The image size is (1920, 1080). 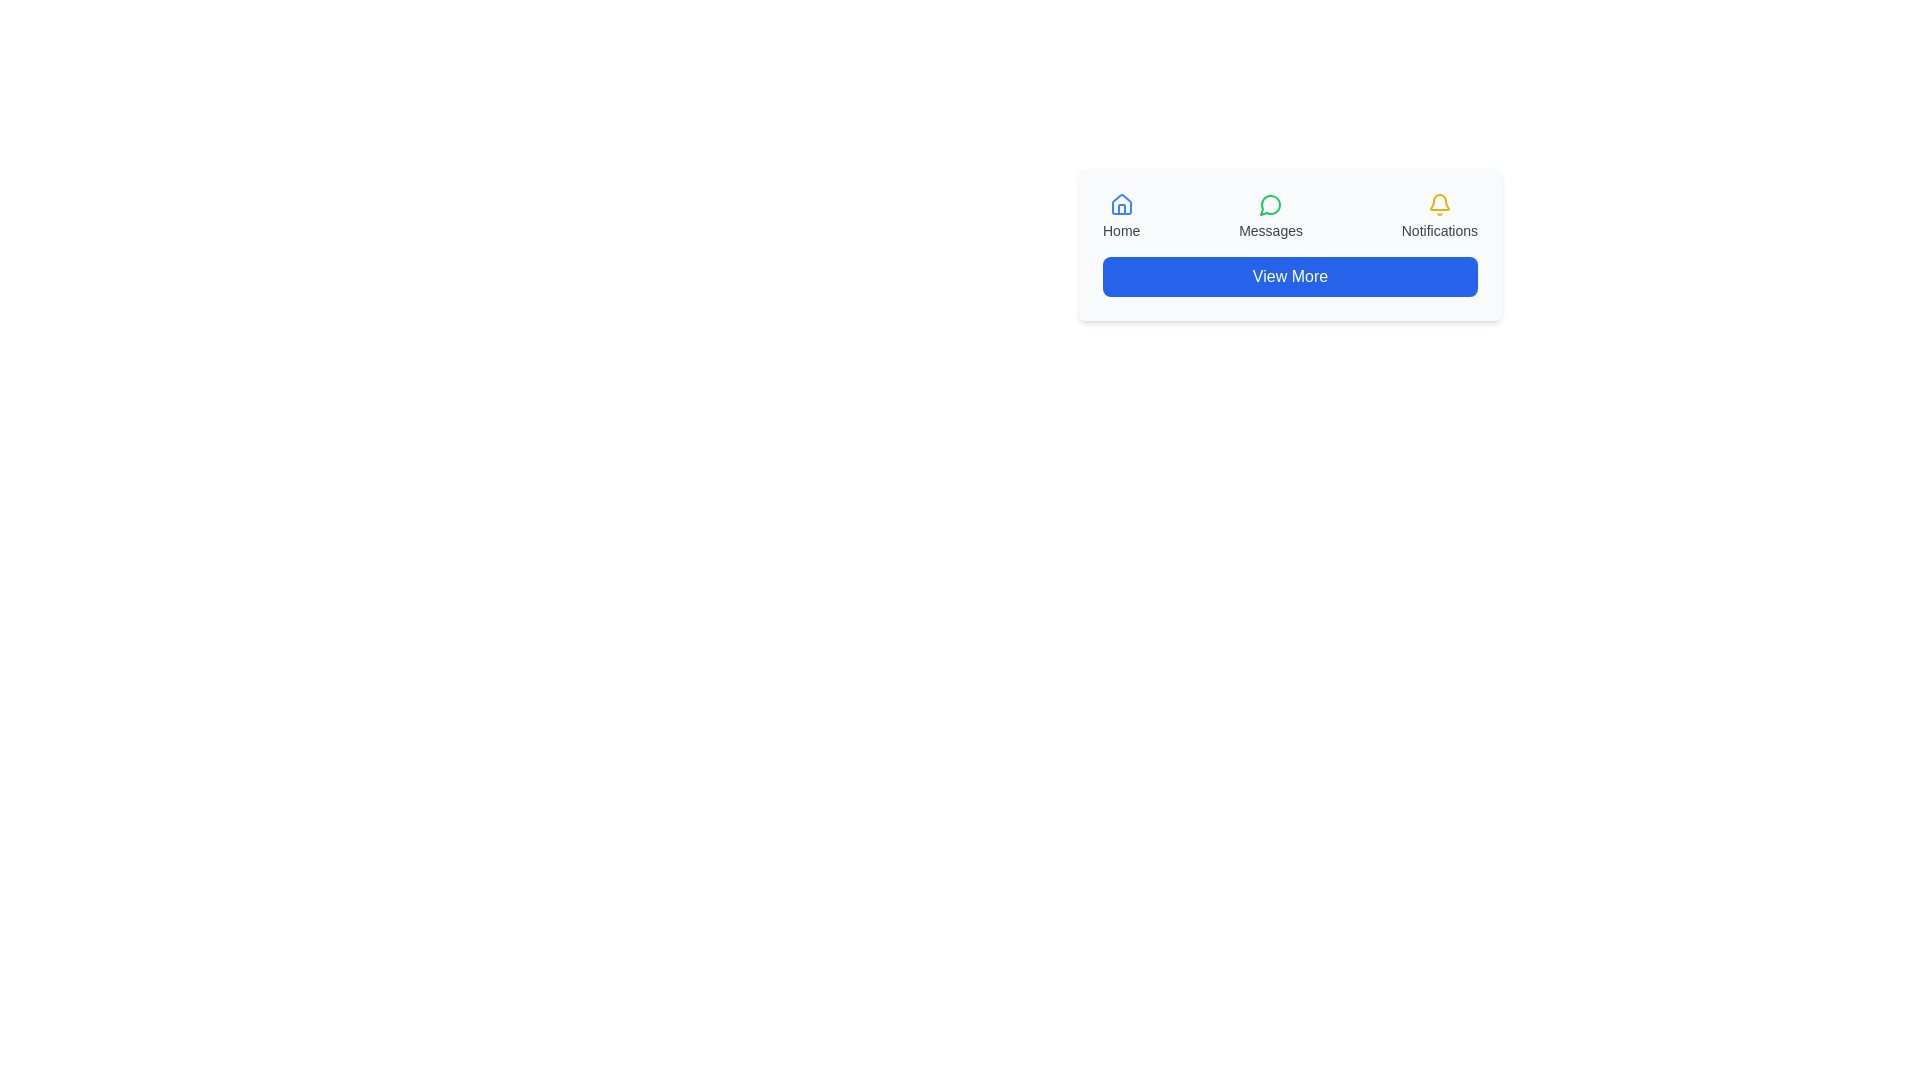 What do you see at coordinates (1438, 204) in the screenshot?
I see `the yellow bell icon in the top-right corner of the navigation menu` at bounding box center [1438, 204].